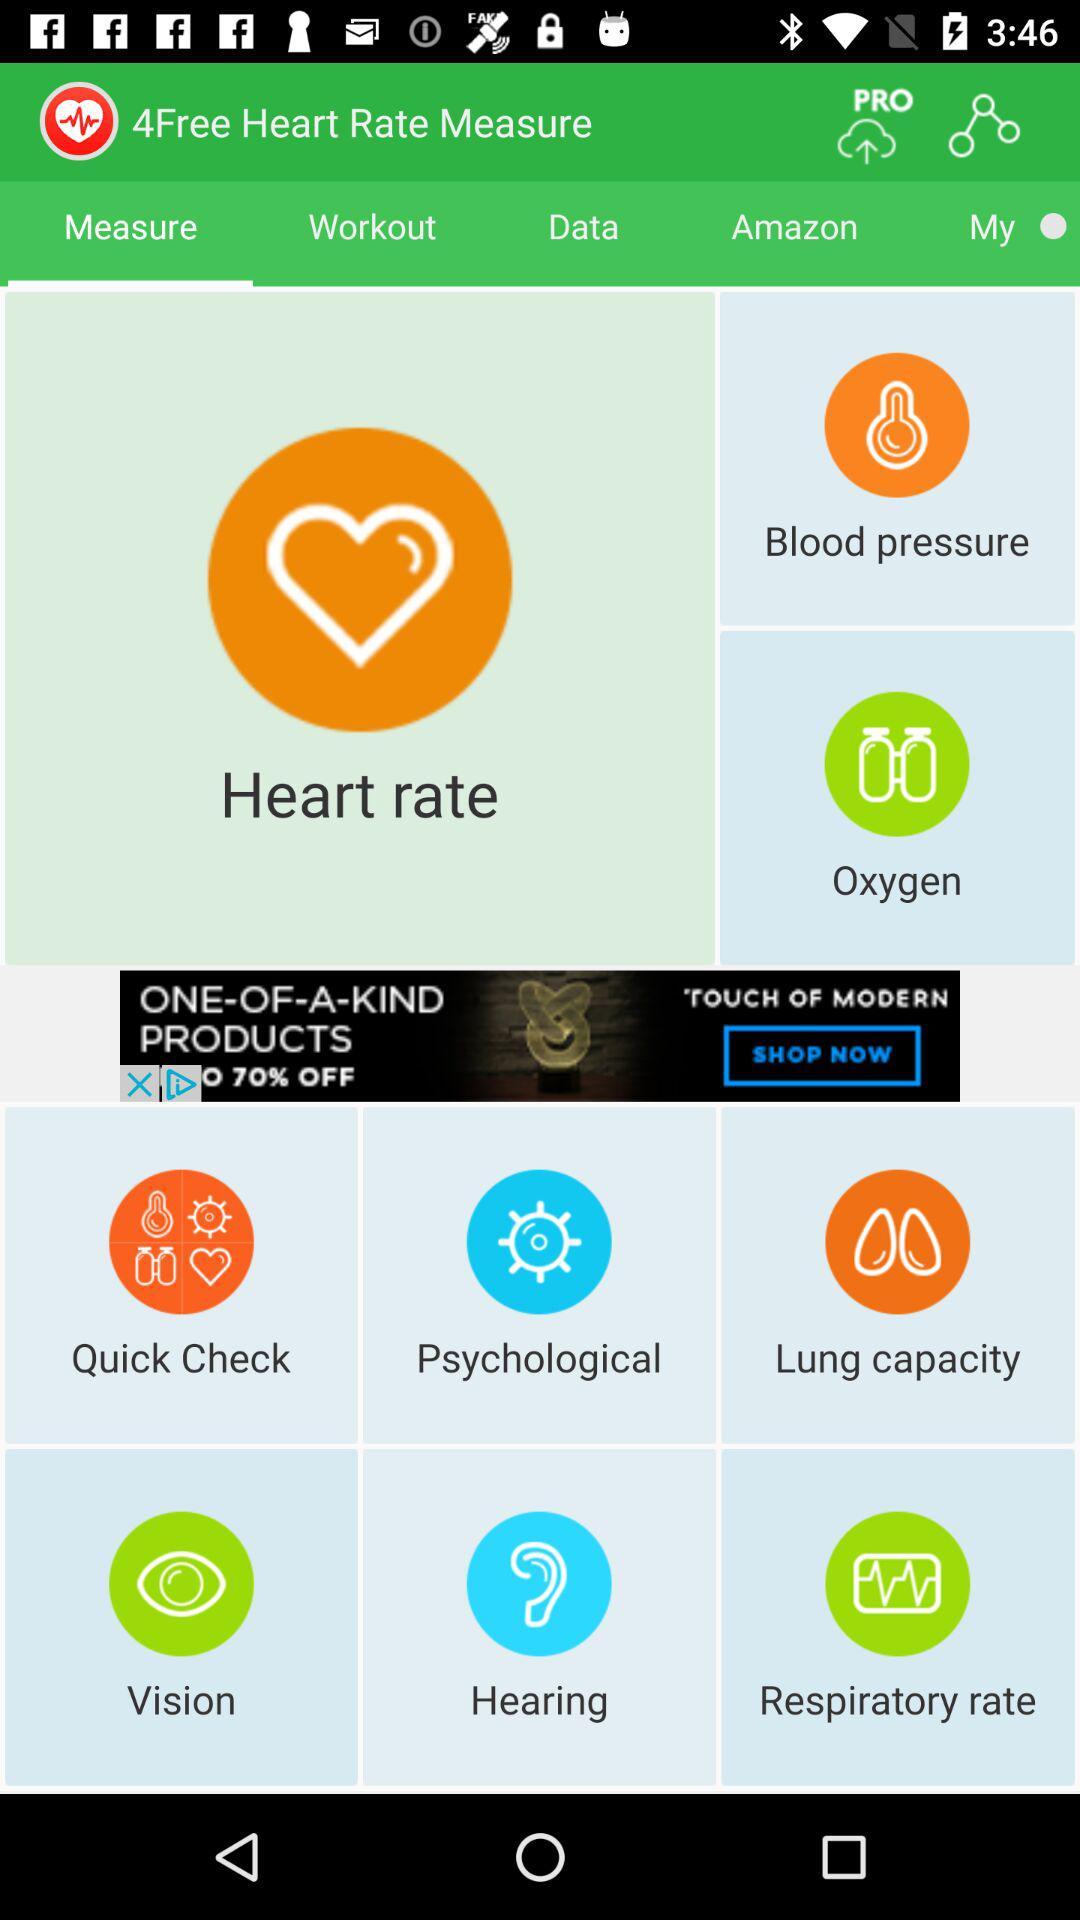 The image size is (1080, 1920). Describe the element at coordinates (540, 1036) in the screenshot. I see `advertisement` at that location.